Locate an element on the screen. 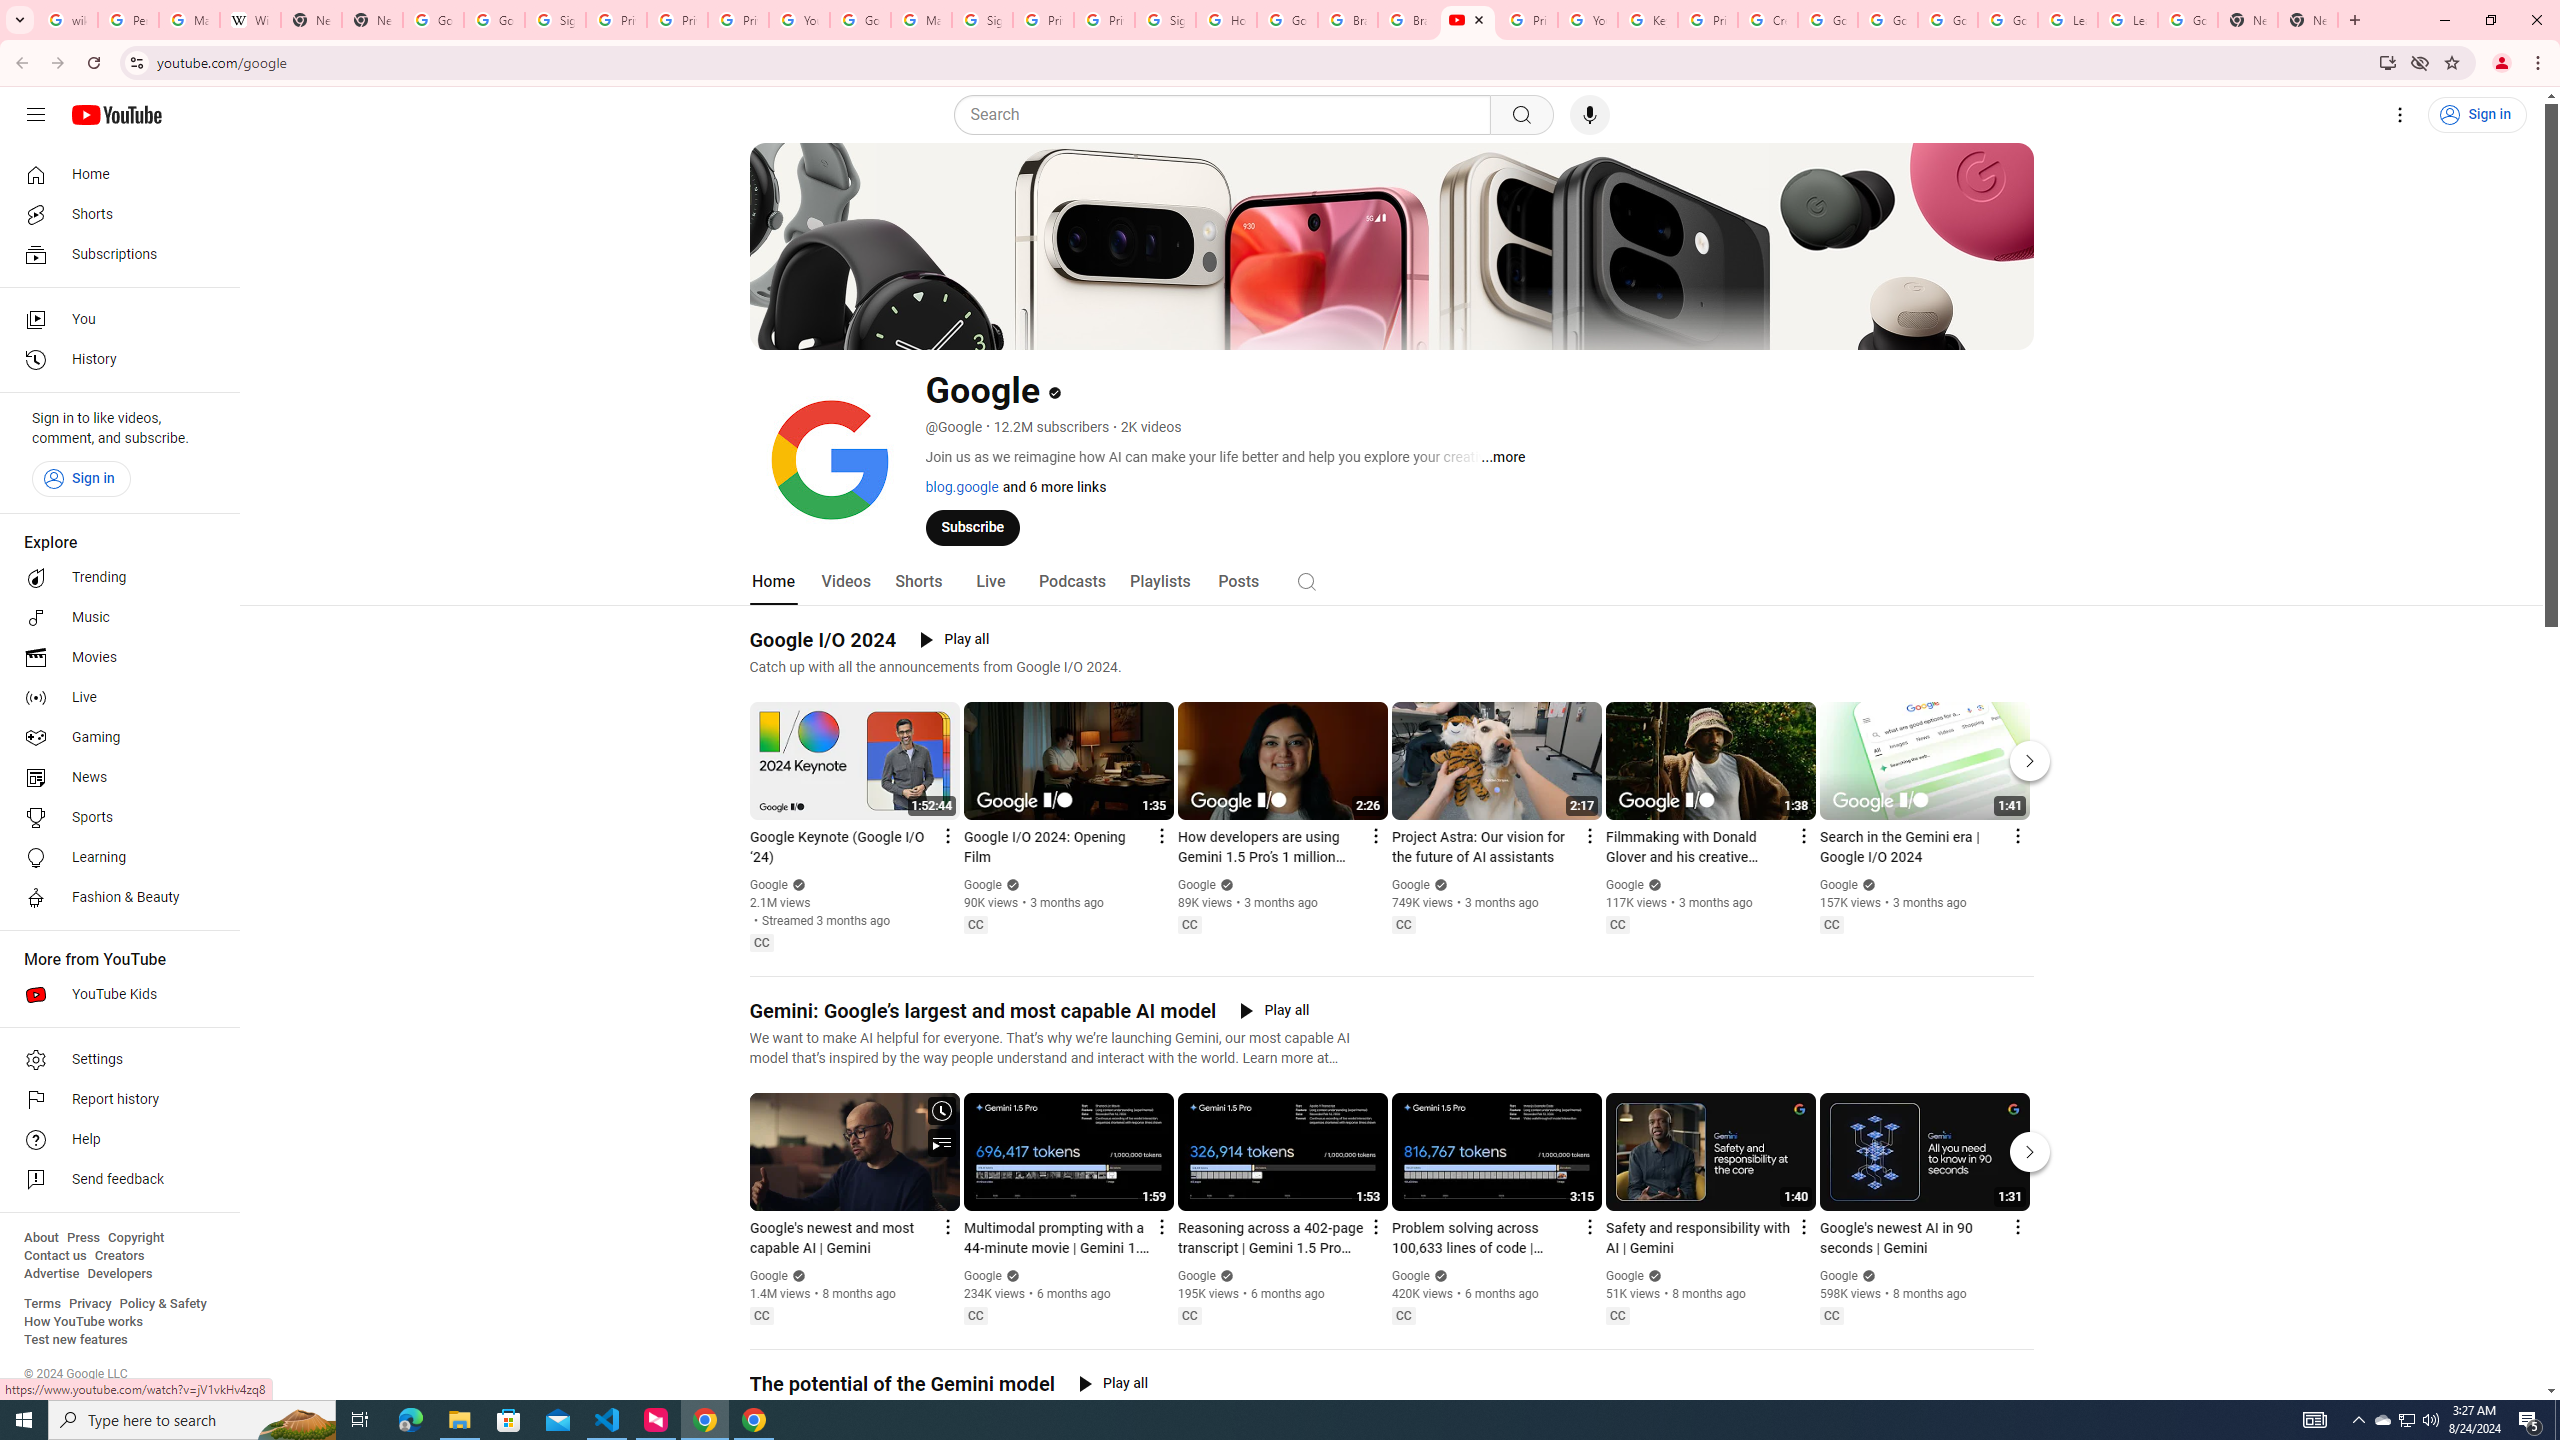  'Test new features' is located at coordinates (74, 1338).